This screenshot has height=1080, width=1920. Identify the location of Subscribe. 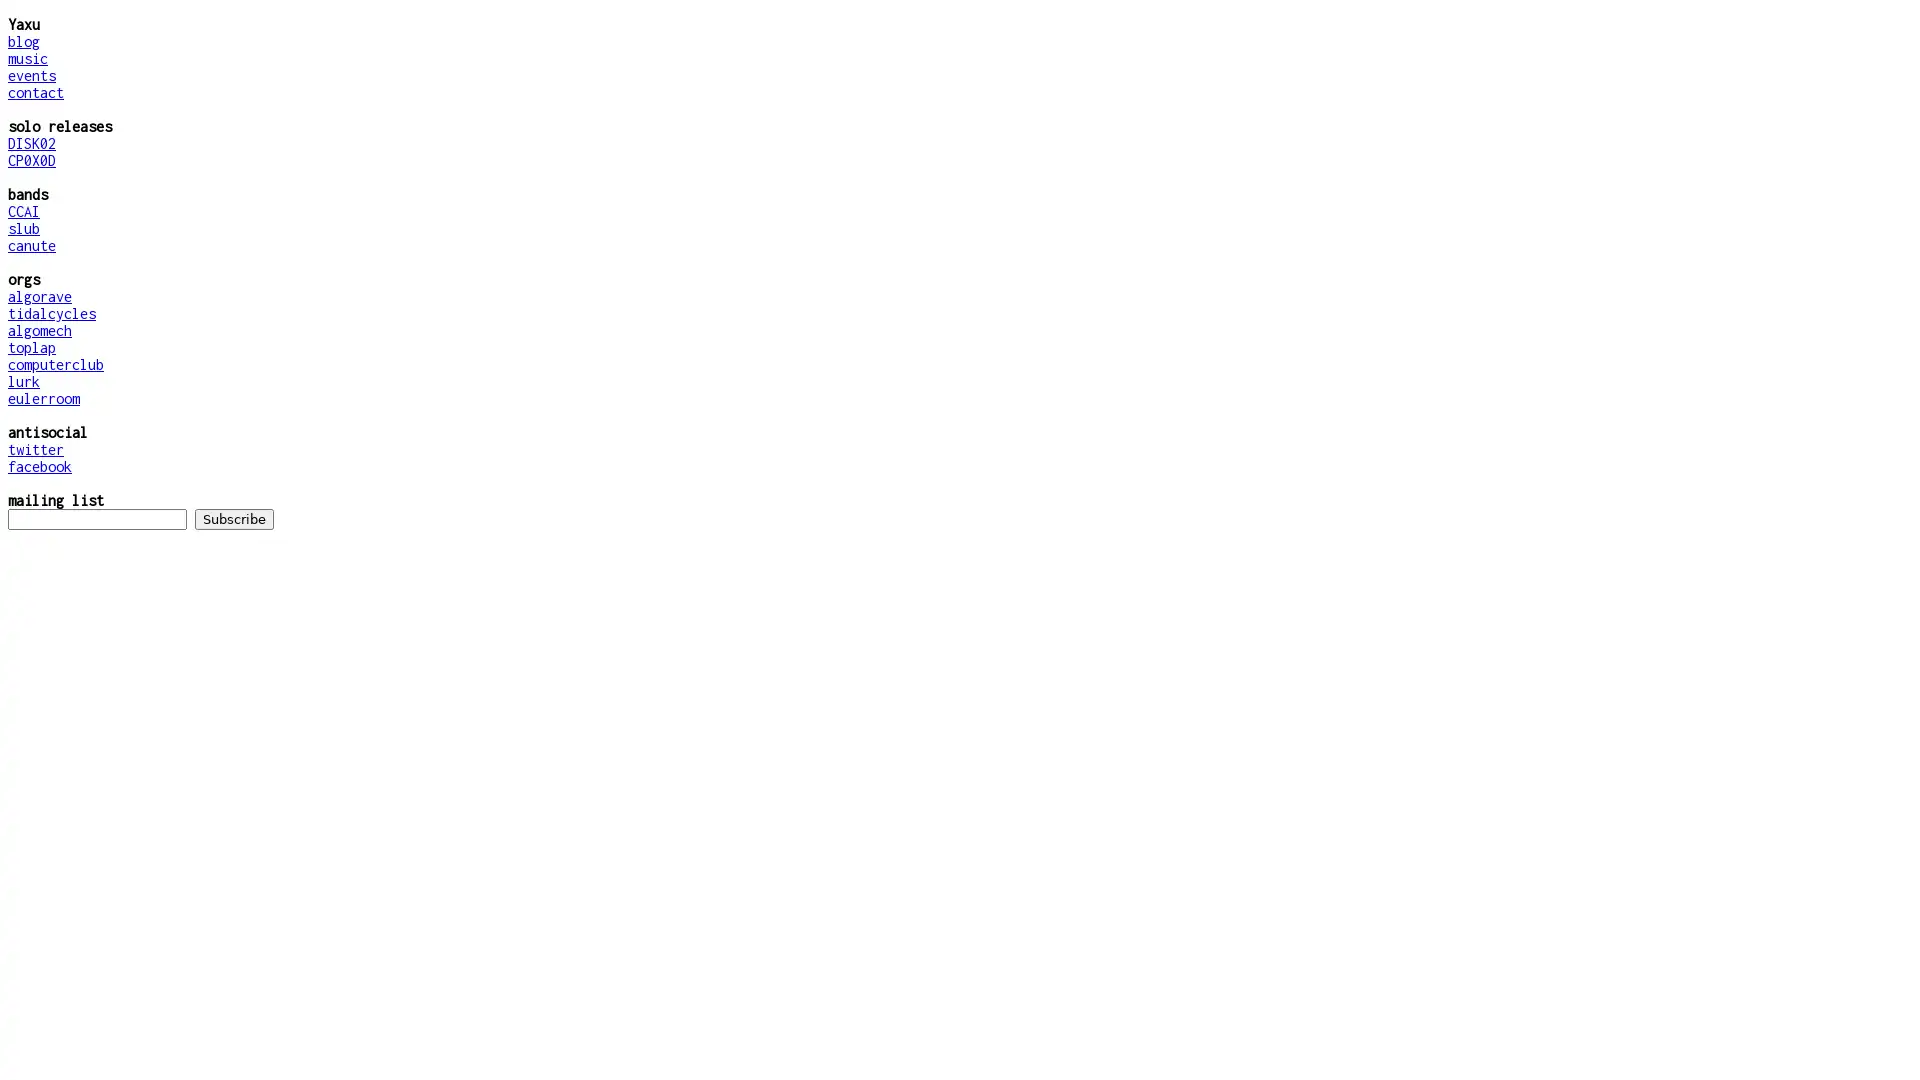
(234, 518).